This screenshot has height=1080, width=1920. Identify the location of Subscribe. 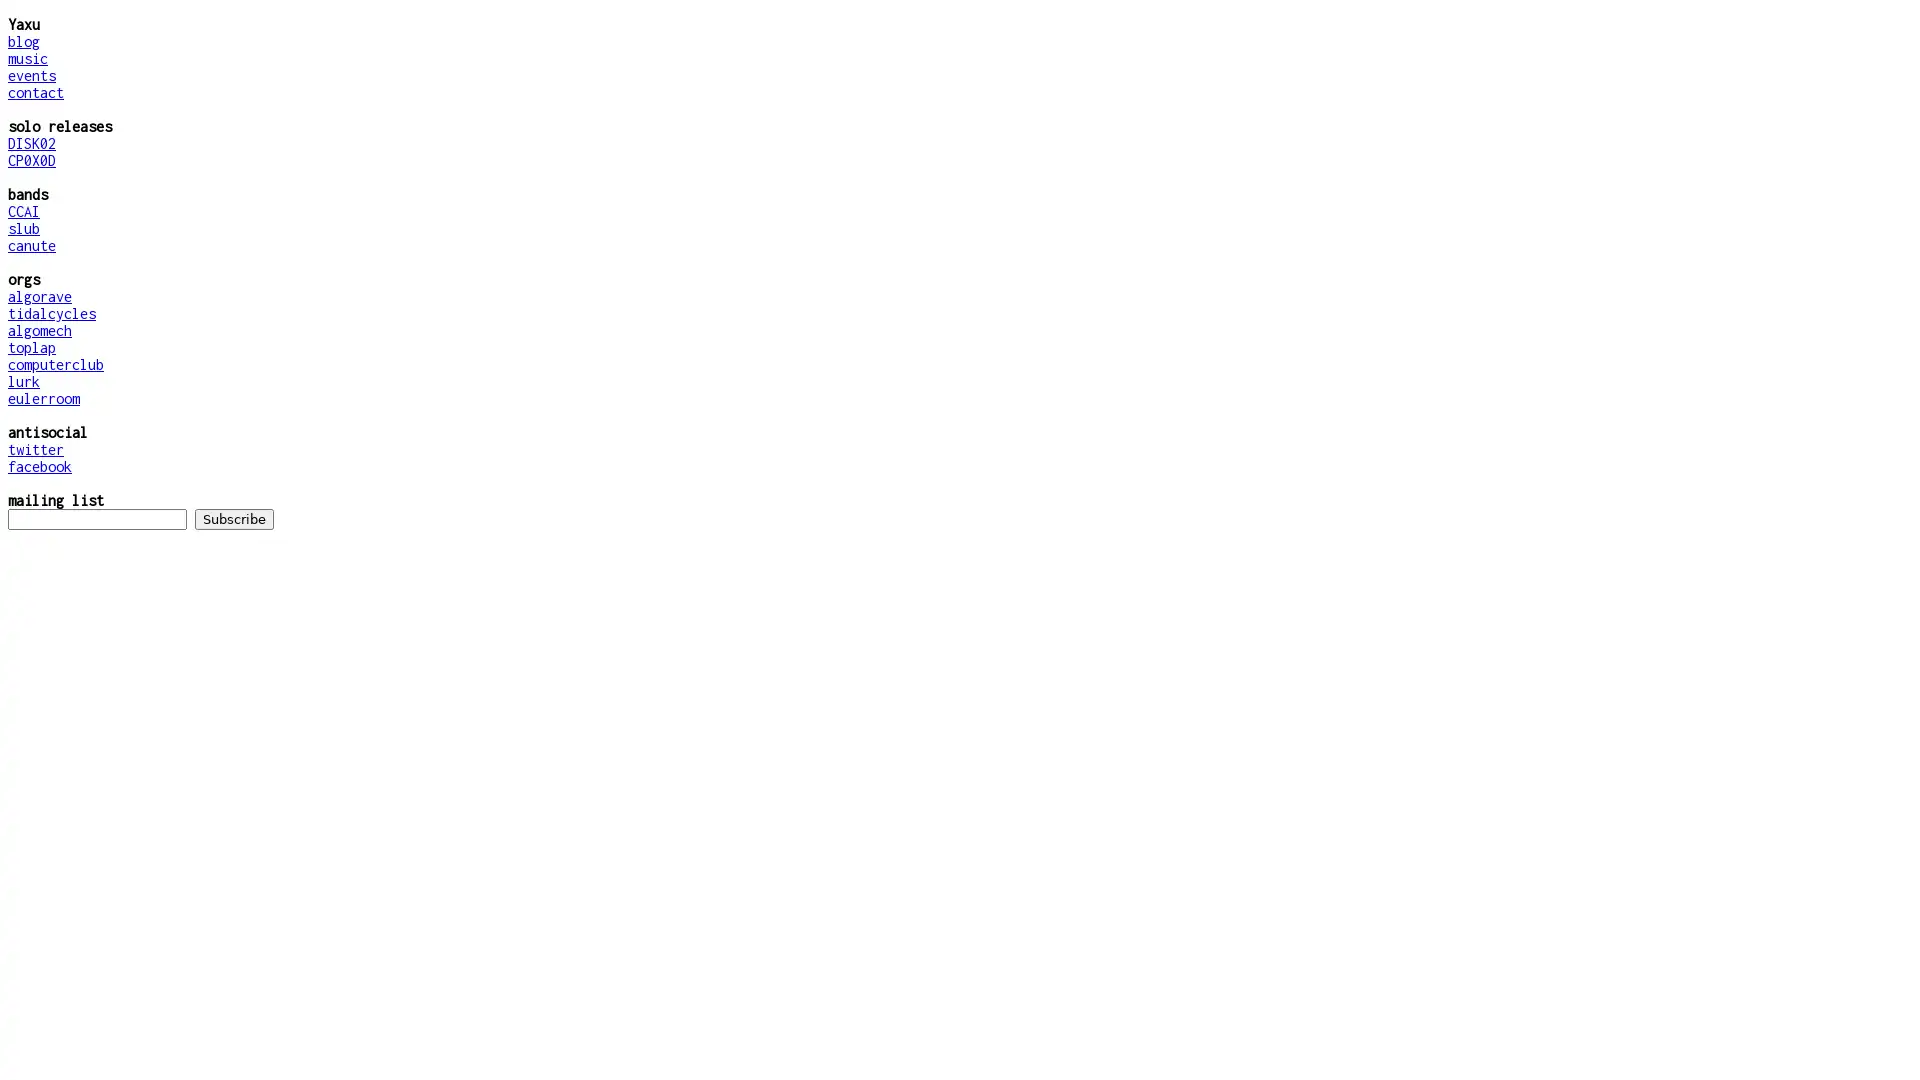
(234, 518).